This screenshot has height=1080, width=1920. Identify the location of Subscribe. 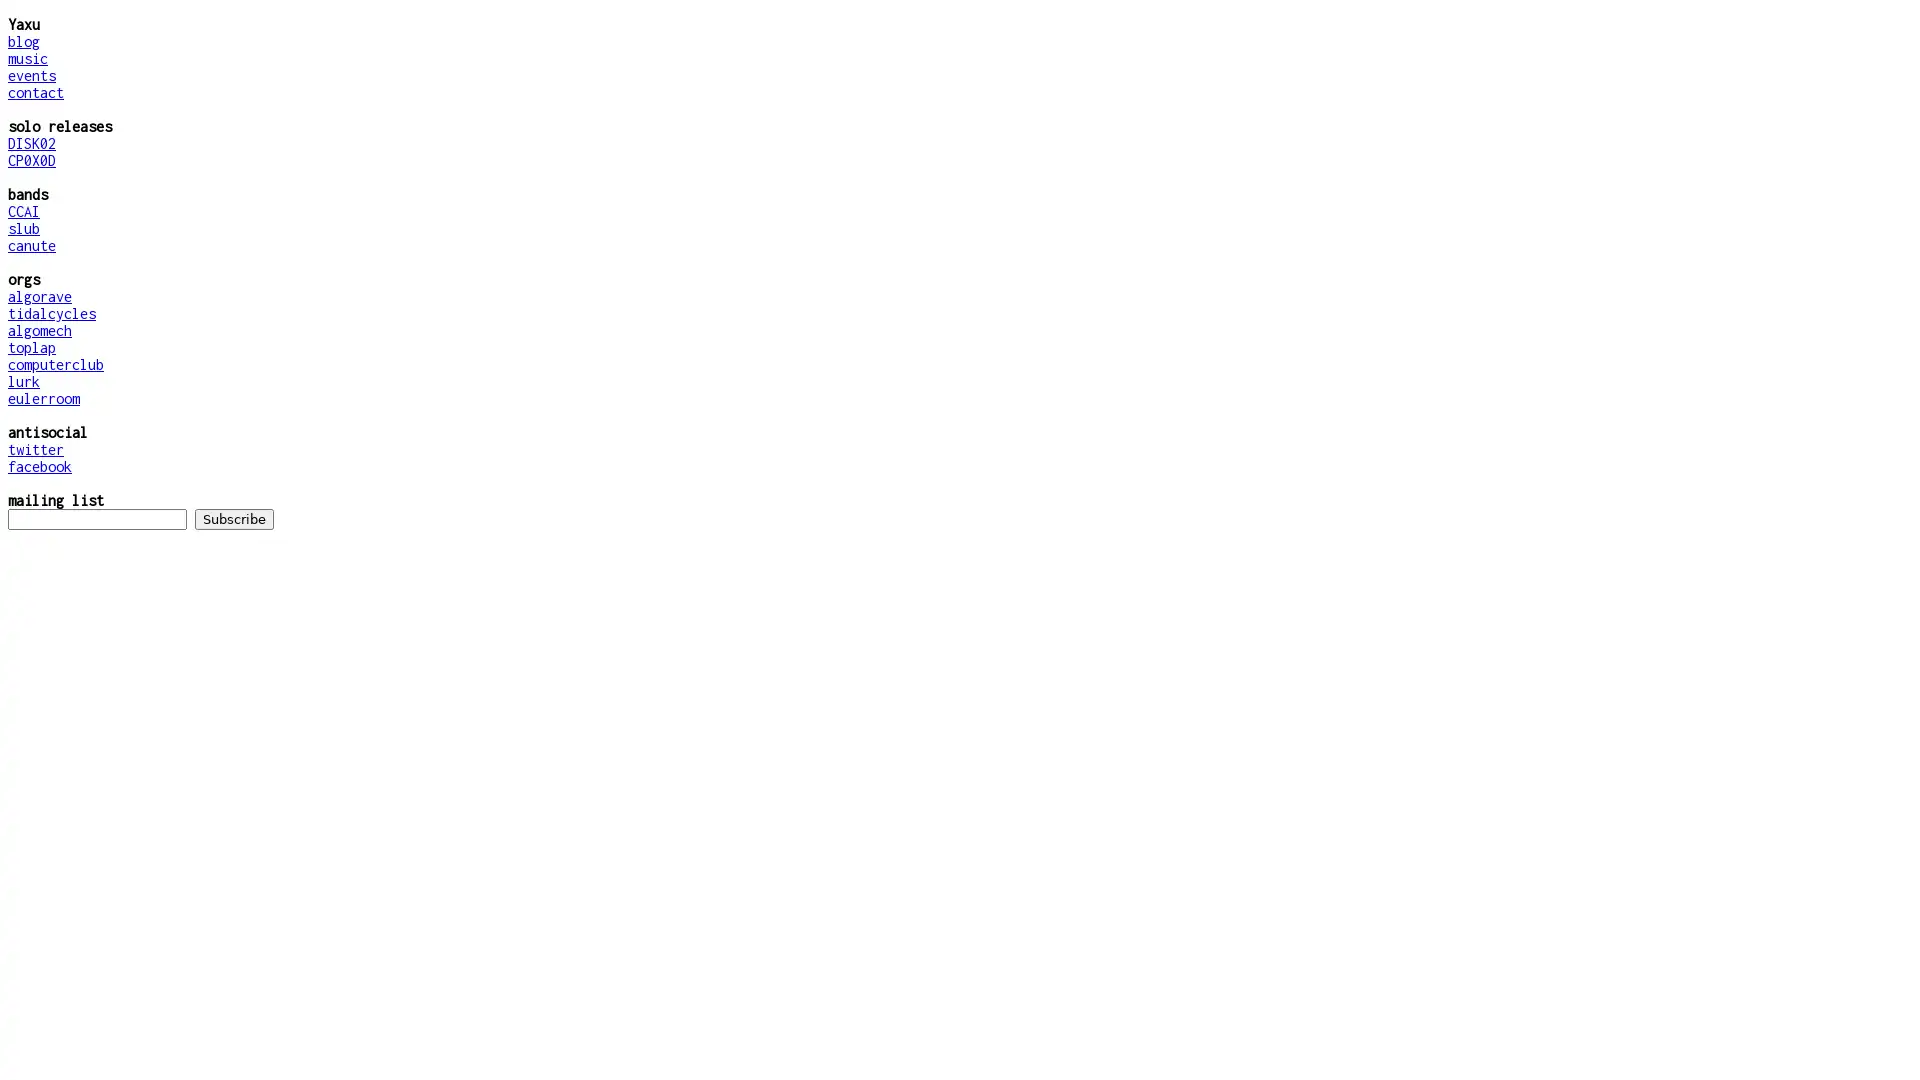
(234, 518).